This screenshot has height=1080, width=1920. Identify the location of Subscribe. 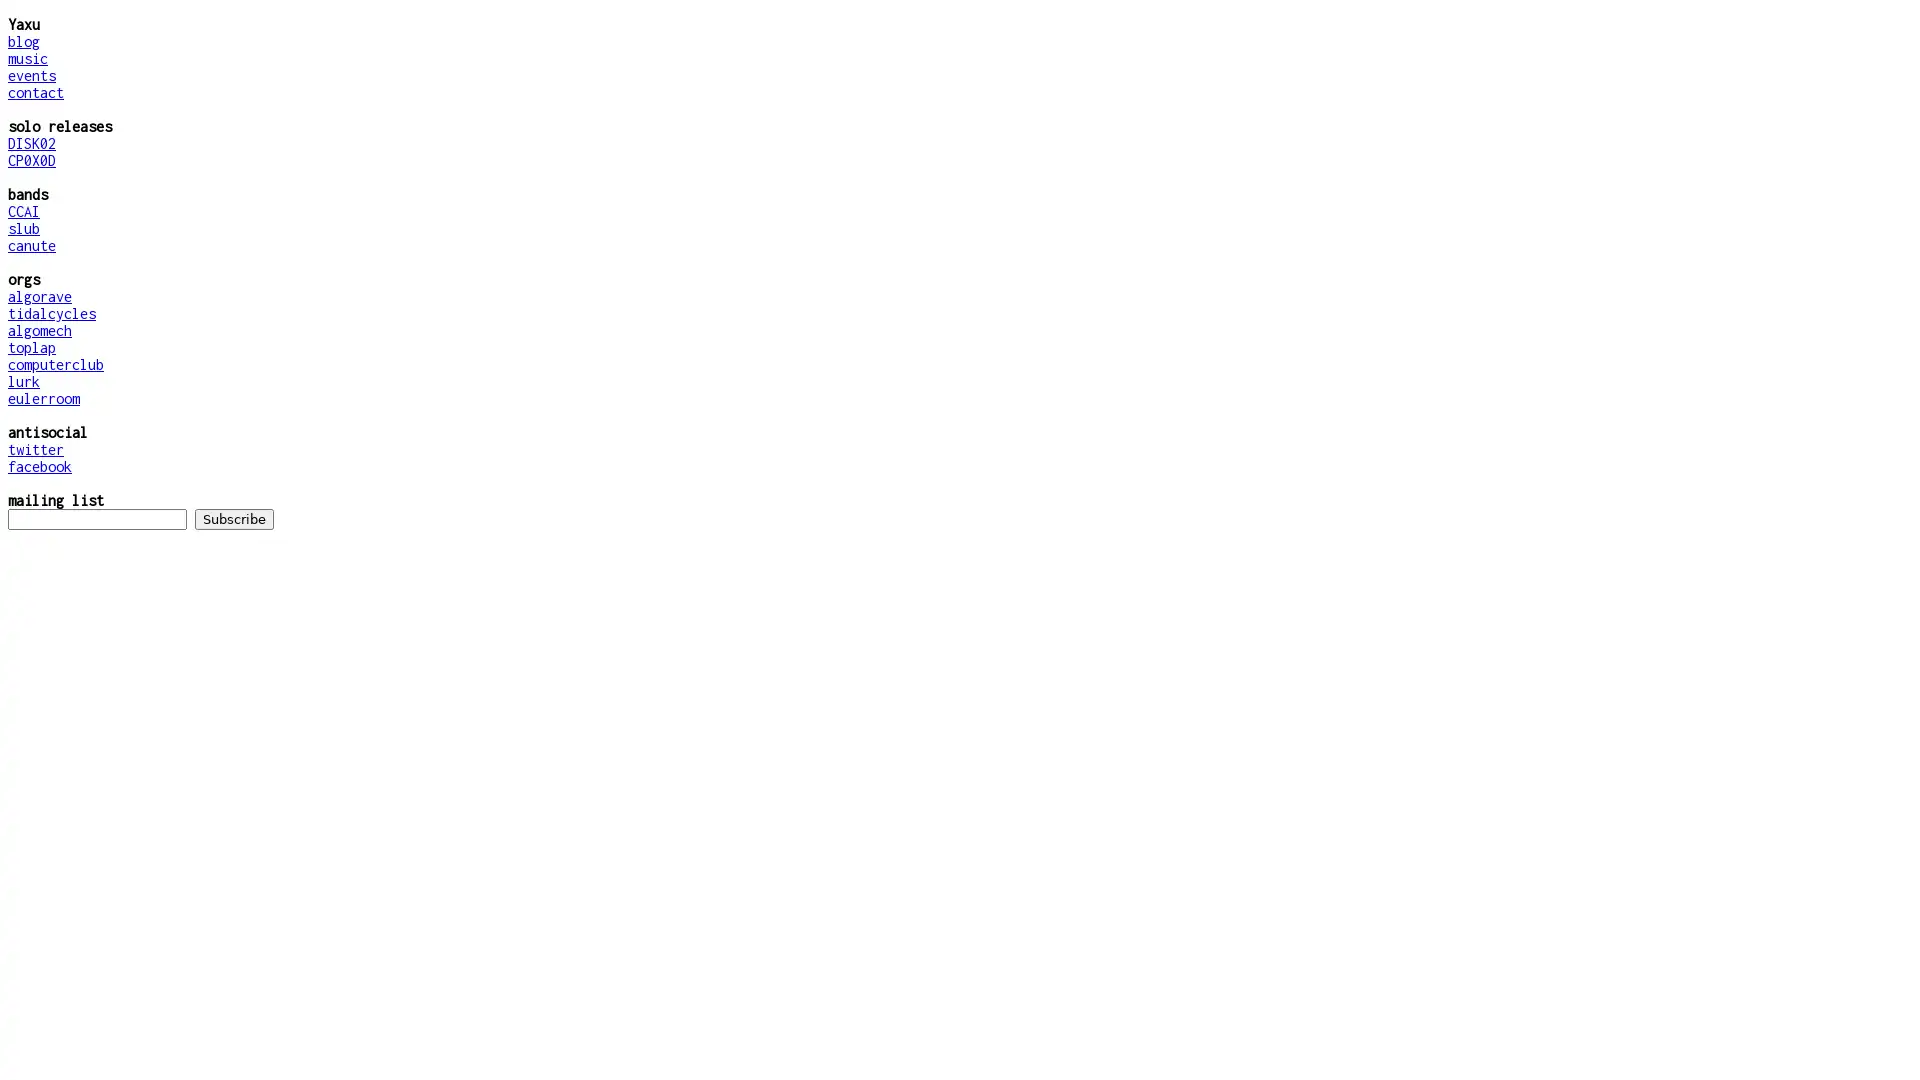
(234, 518).